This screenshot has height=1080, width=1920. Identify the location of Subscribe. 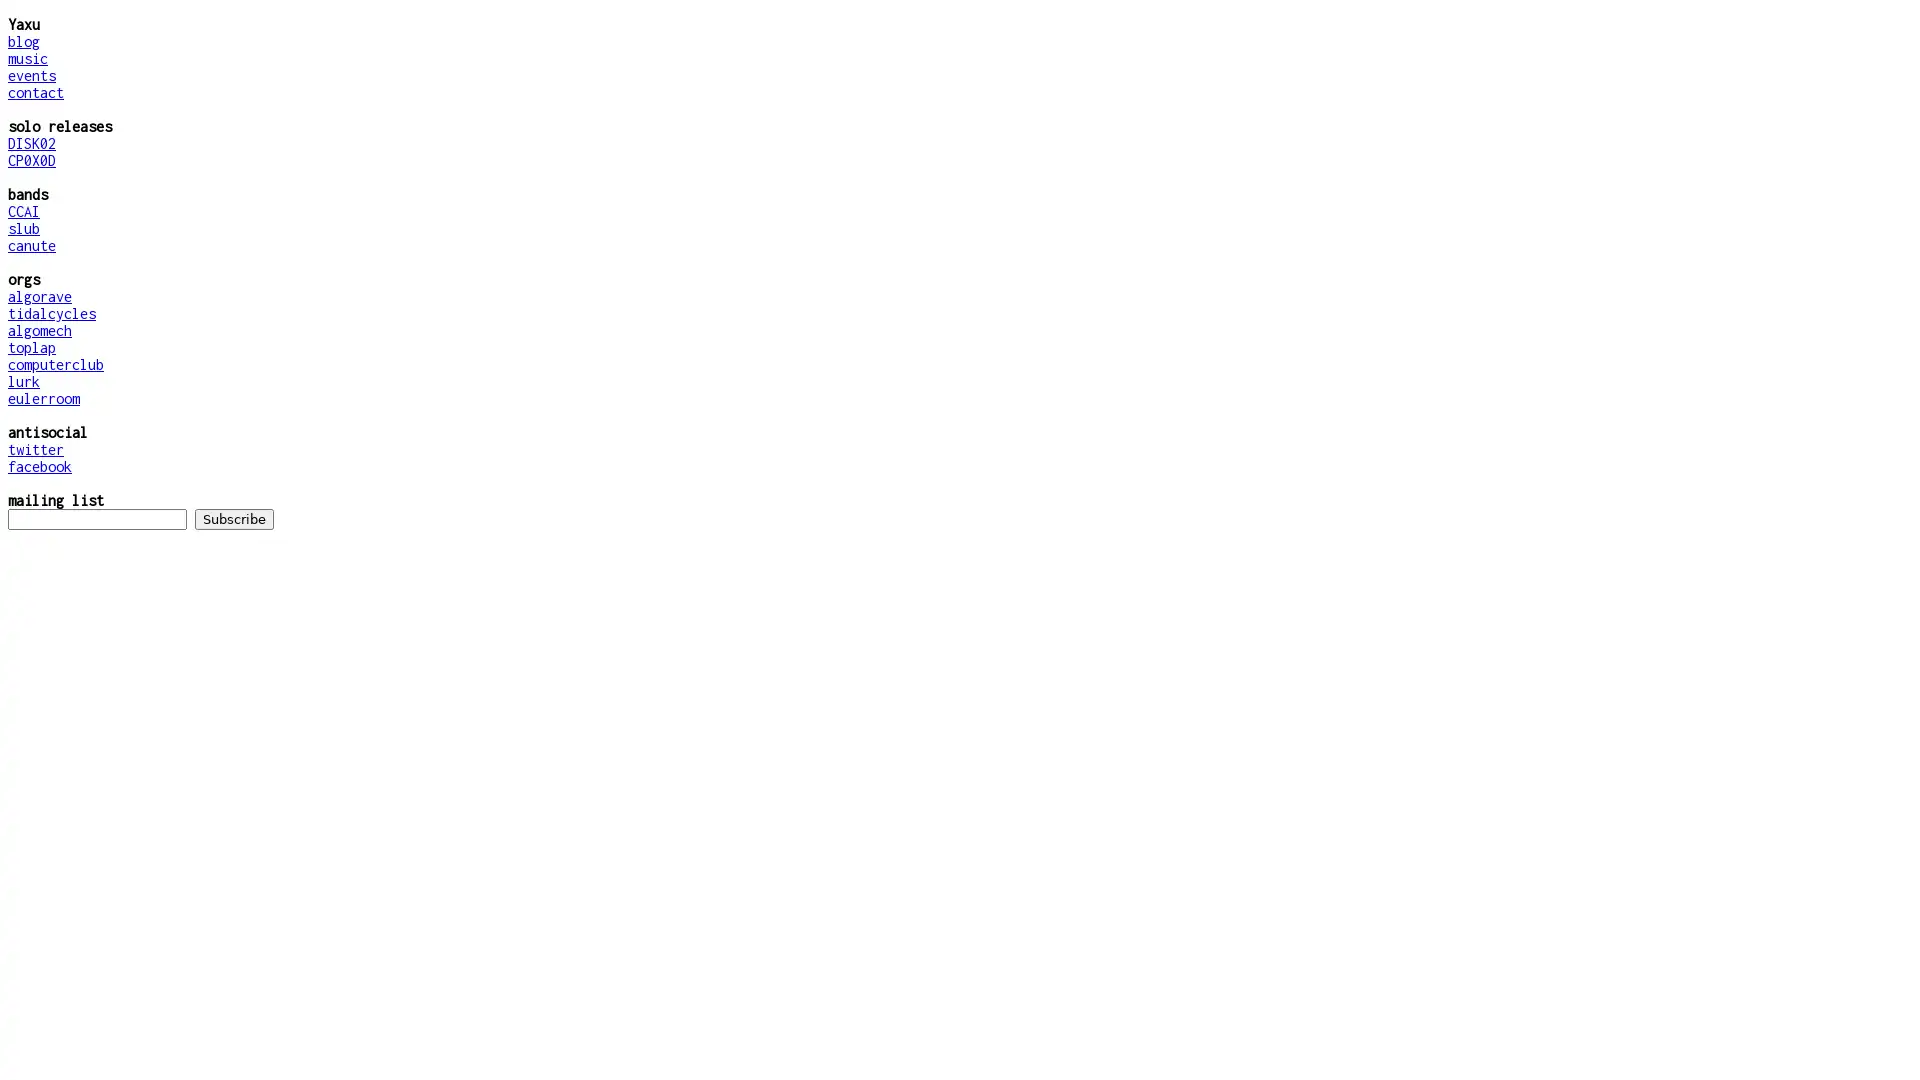
(234, 518).